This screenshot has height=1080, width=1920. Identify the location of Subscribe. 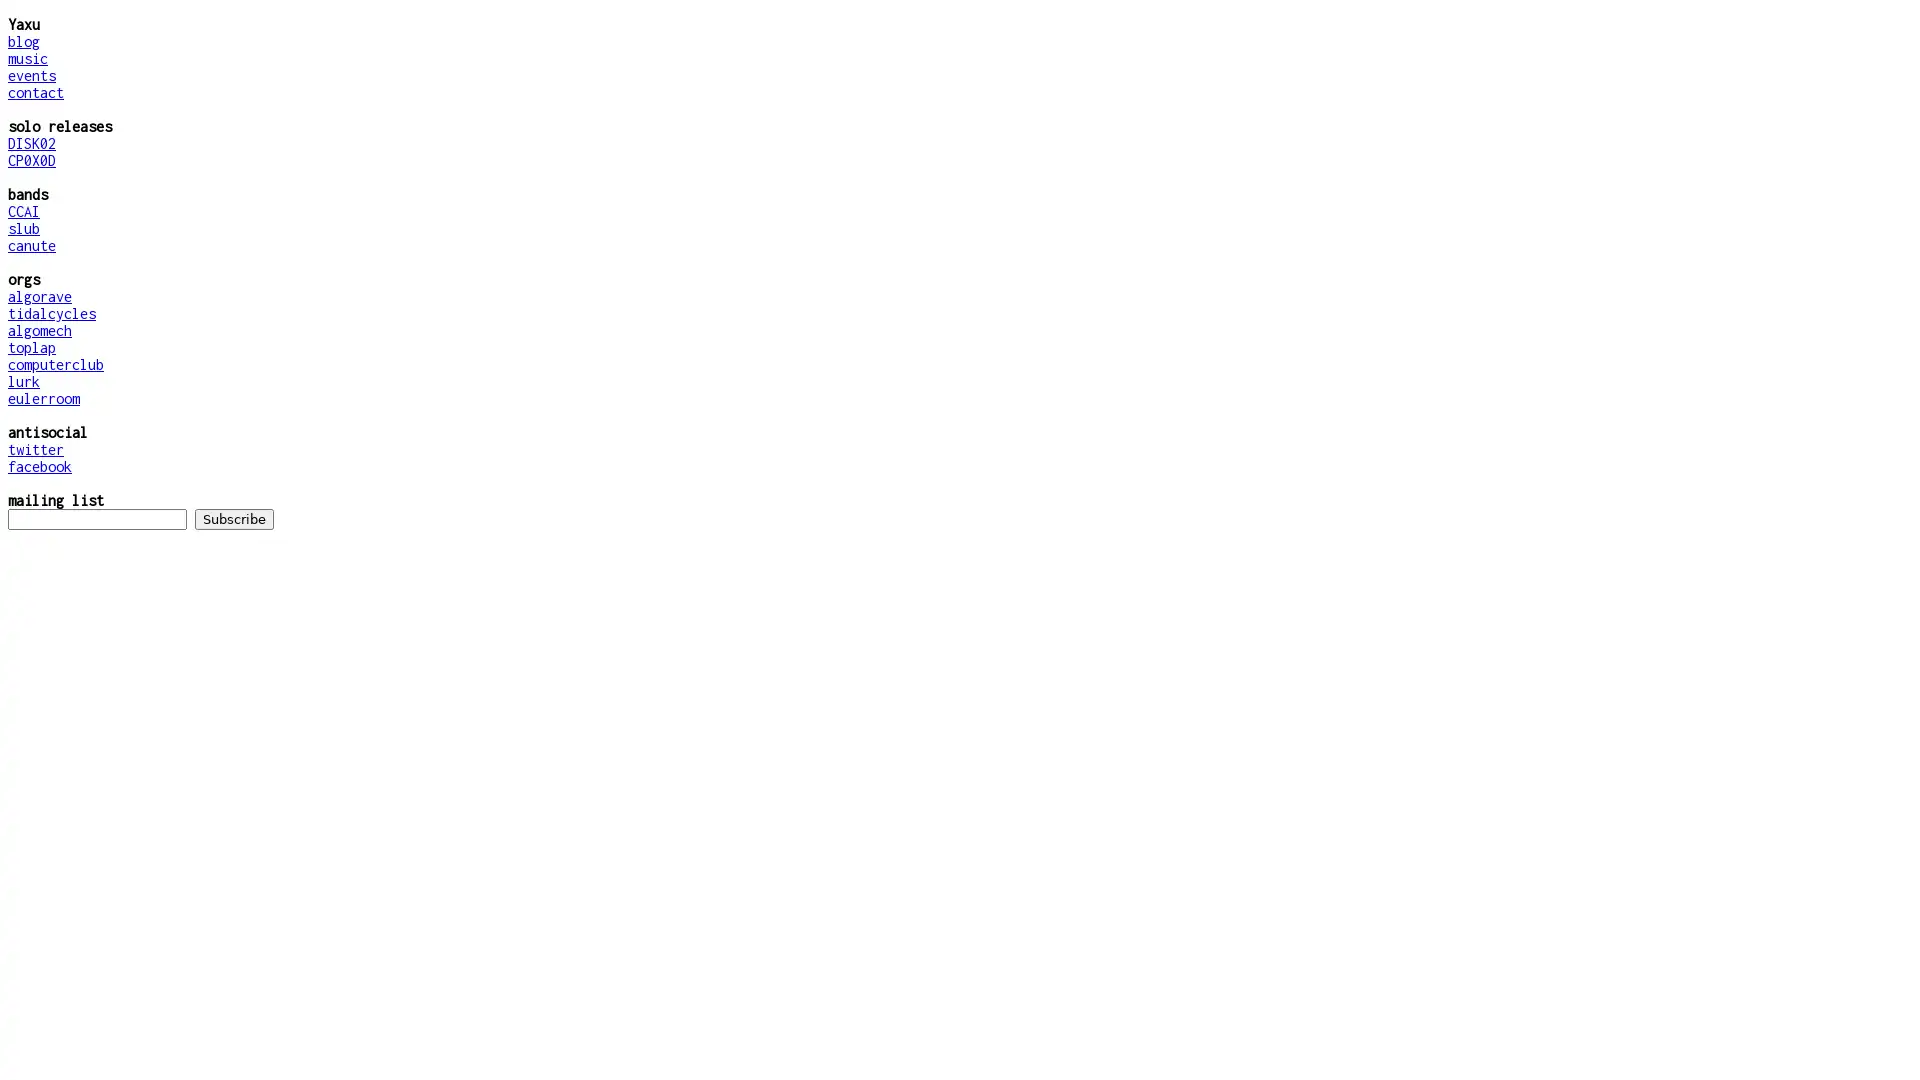
(234, 518).